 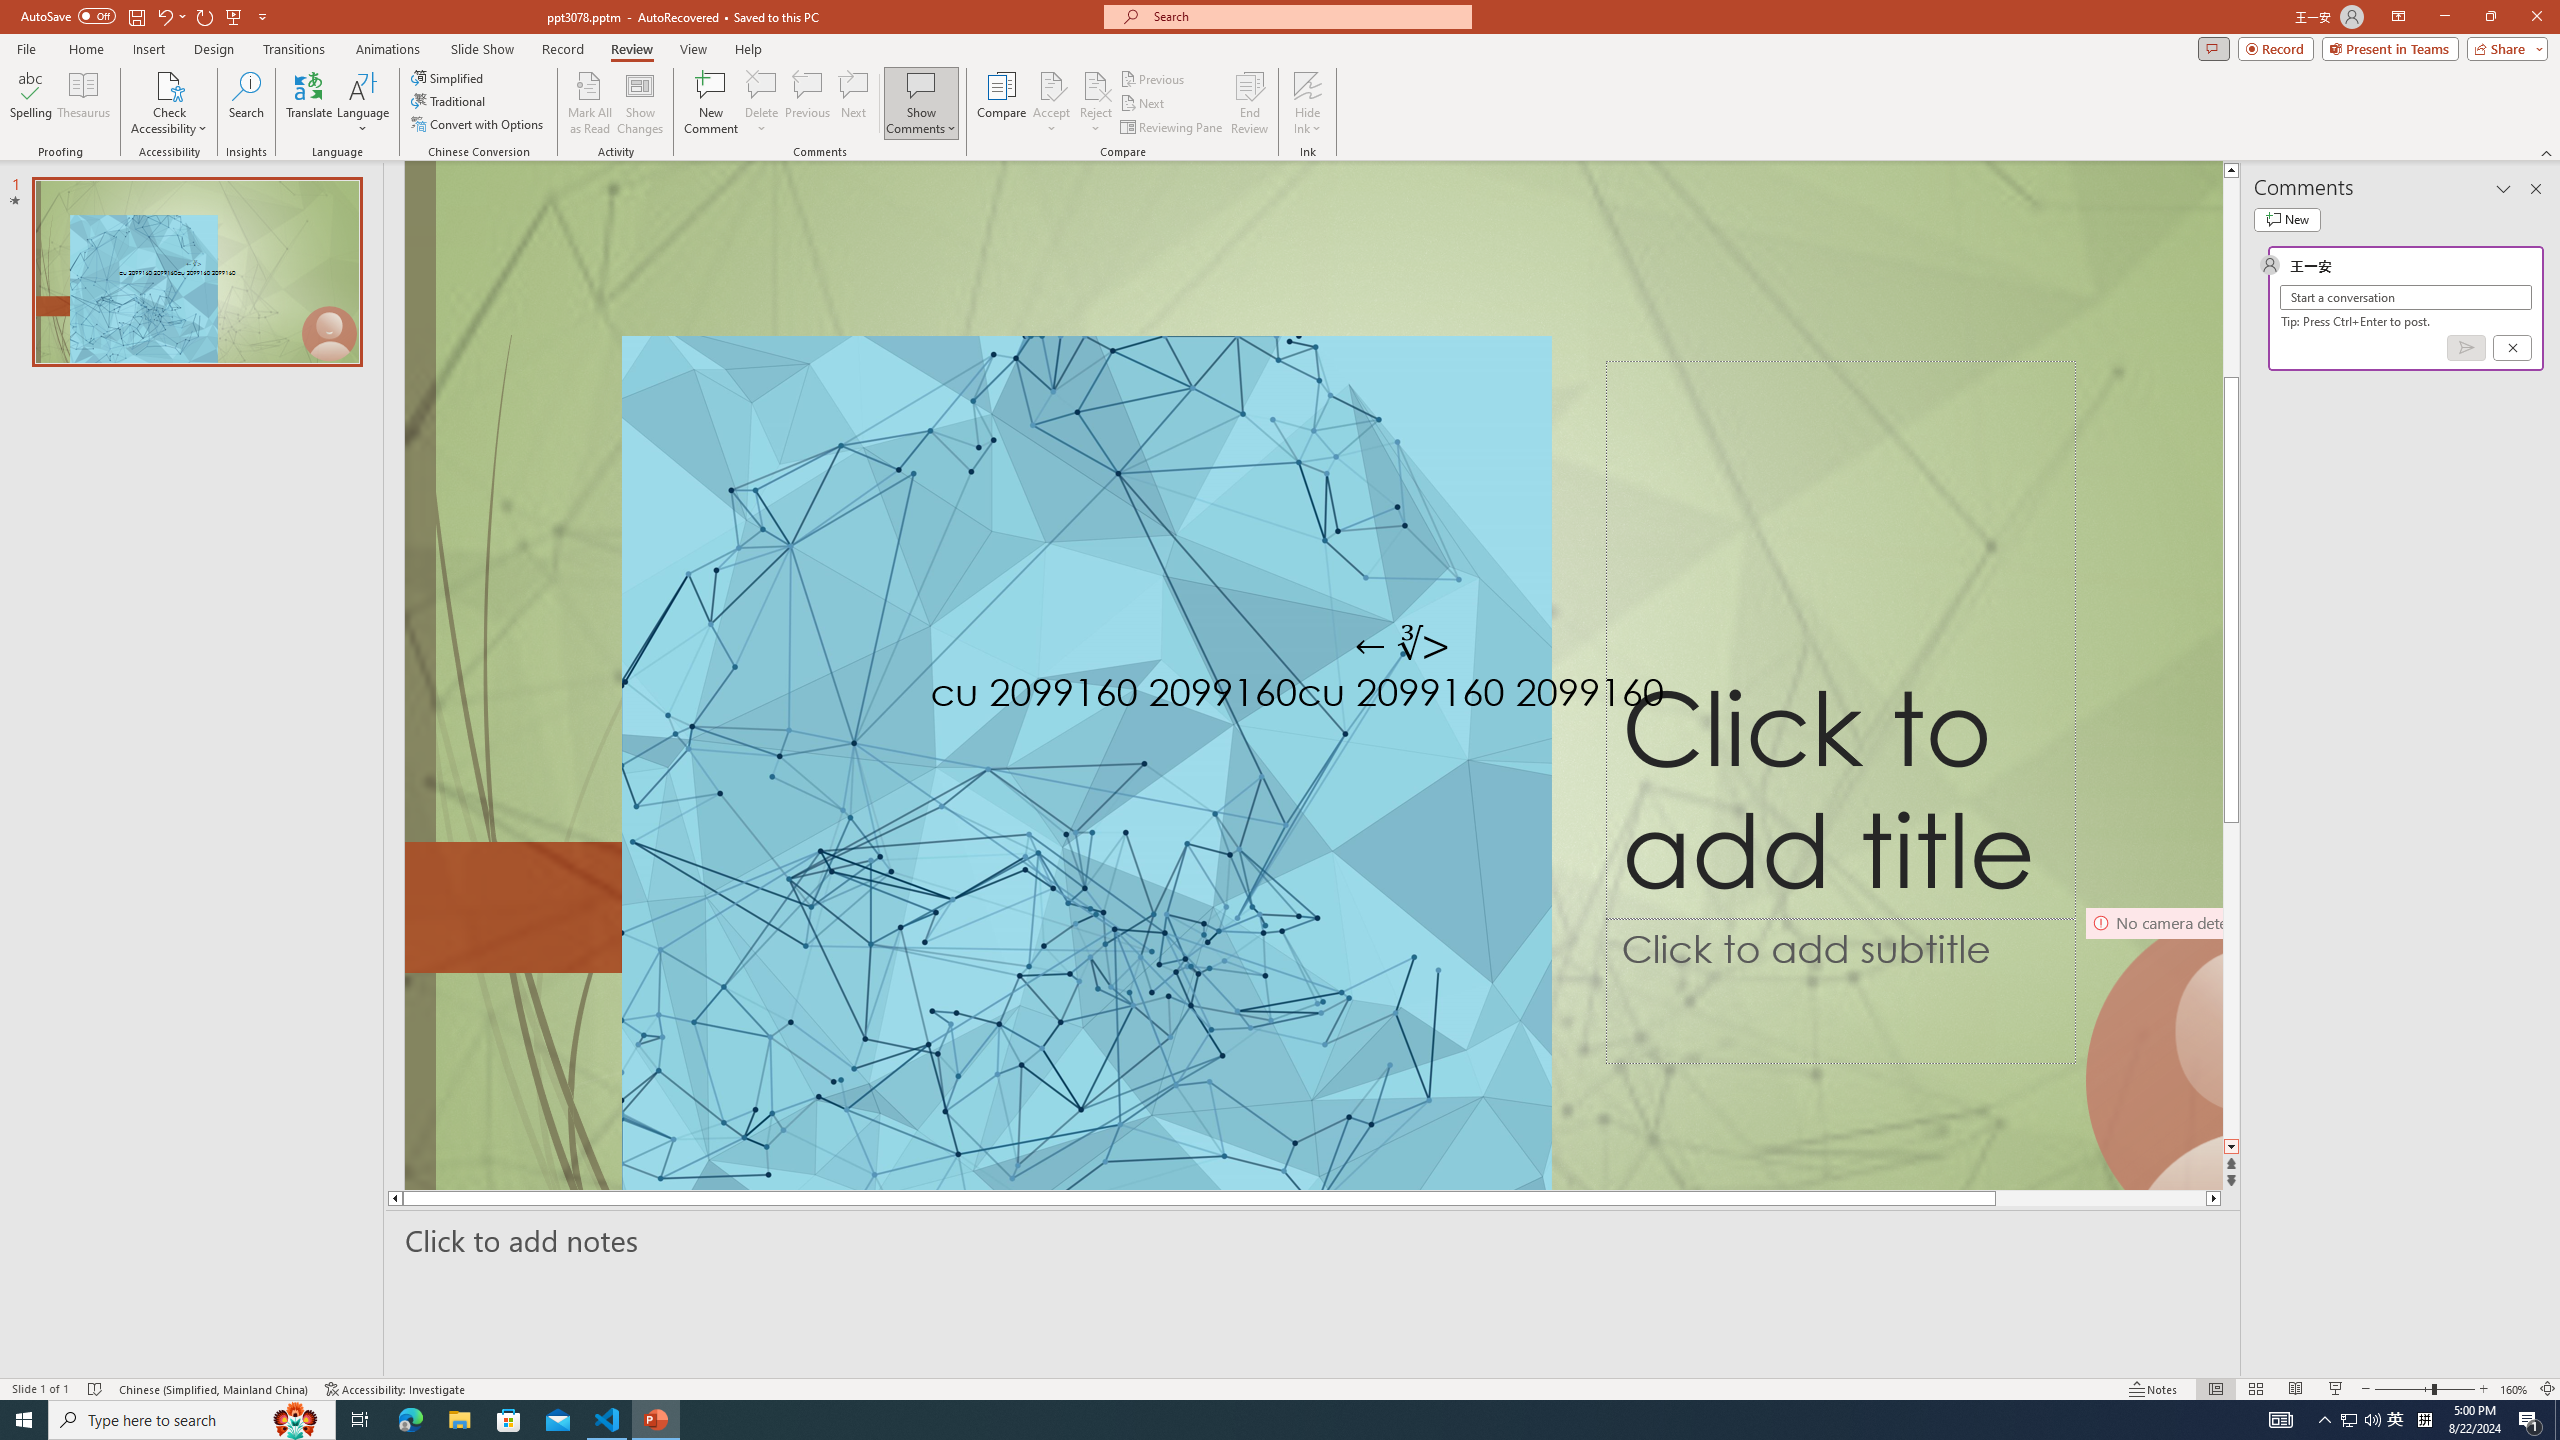 I want to click on 'End Review', so click(x=1248, y=103).